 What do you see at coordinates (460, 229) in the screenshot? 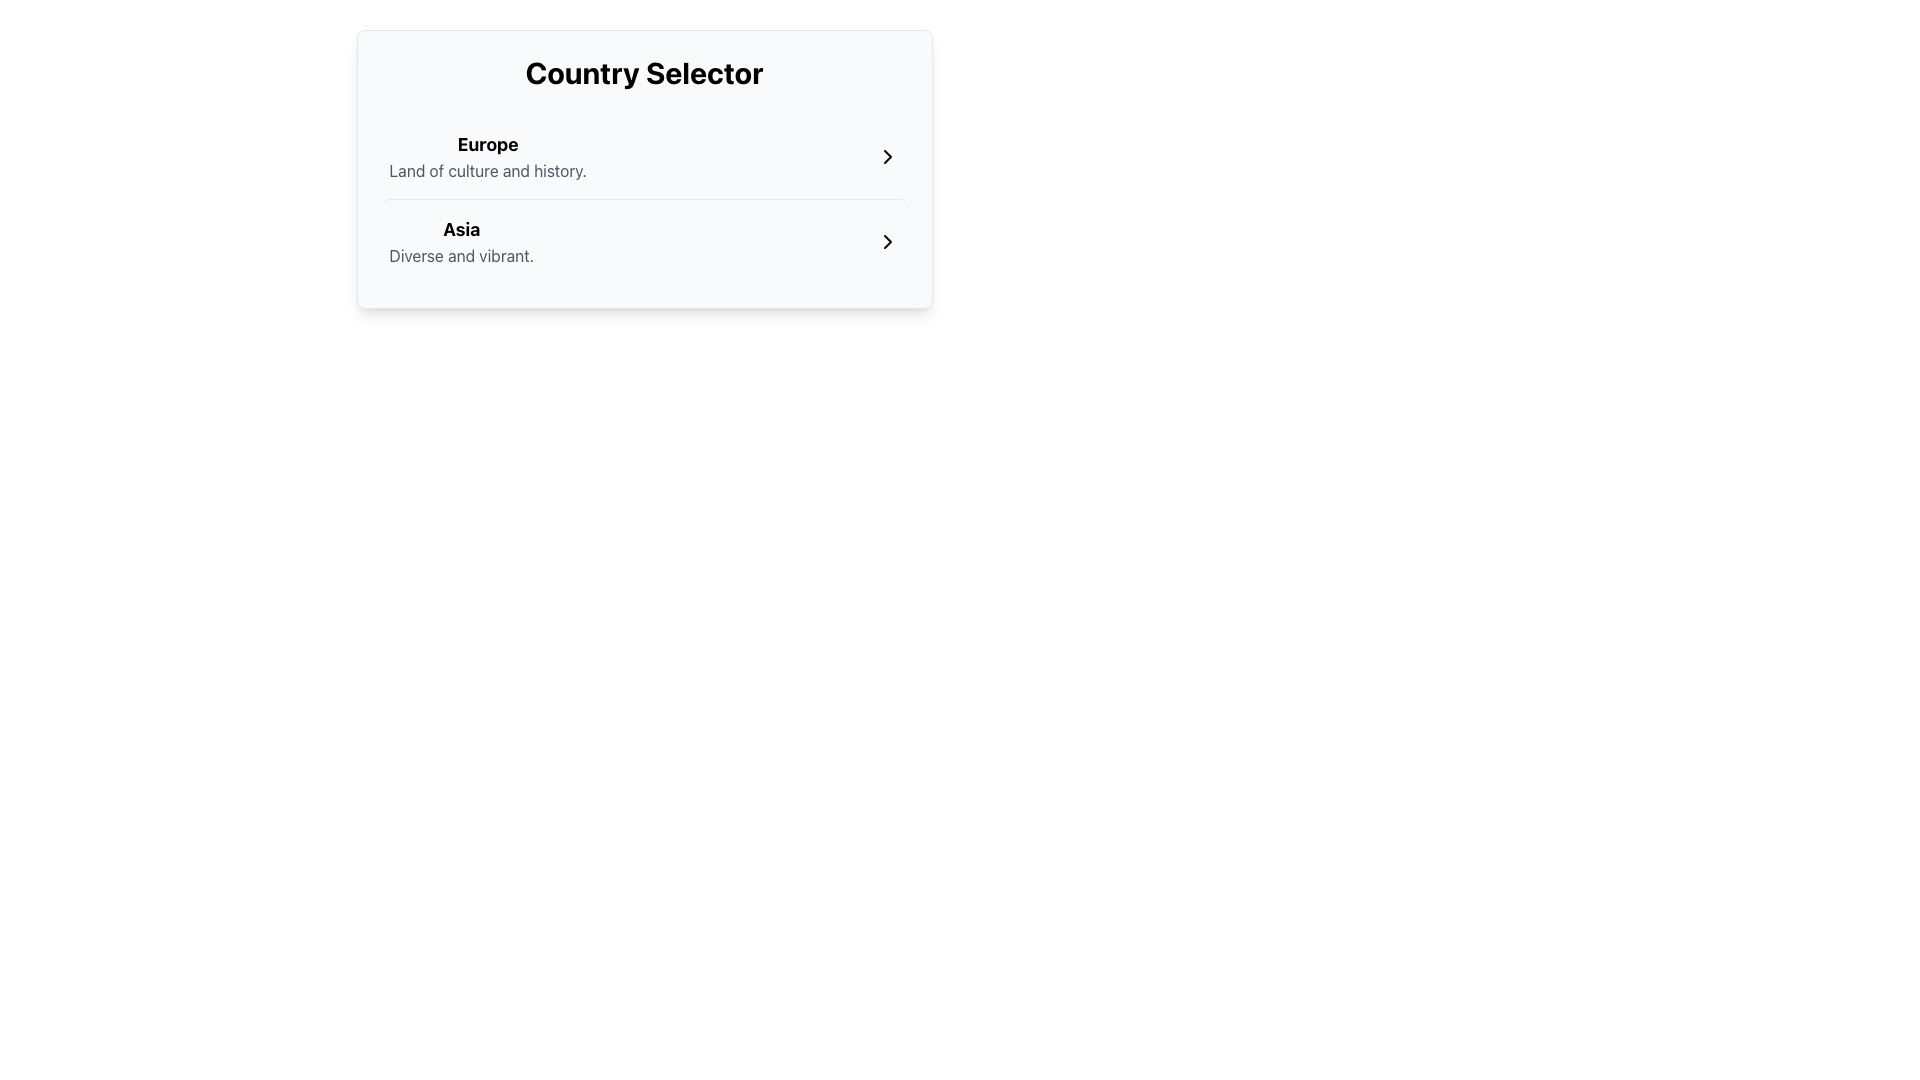
I see `text label displaying 'Asia', which is positioned beneath the title 'Country Selector' and above the description 'Diverse and vibrant'` at bounding box center [460, 229].